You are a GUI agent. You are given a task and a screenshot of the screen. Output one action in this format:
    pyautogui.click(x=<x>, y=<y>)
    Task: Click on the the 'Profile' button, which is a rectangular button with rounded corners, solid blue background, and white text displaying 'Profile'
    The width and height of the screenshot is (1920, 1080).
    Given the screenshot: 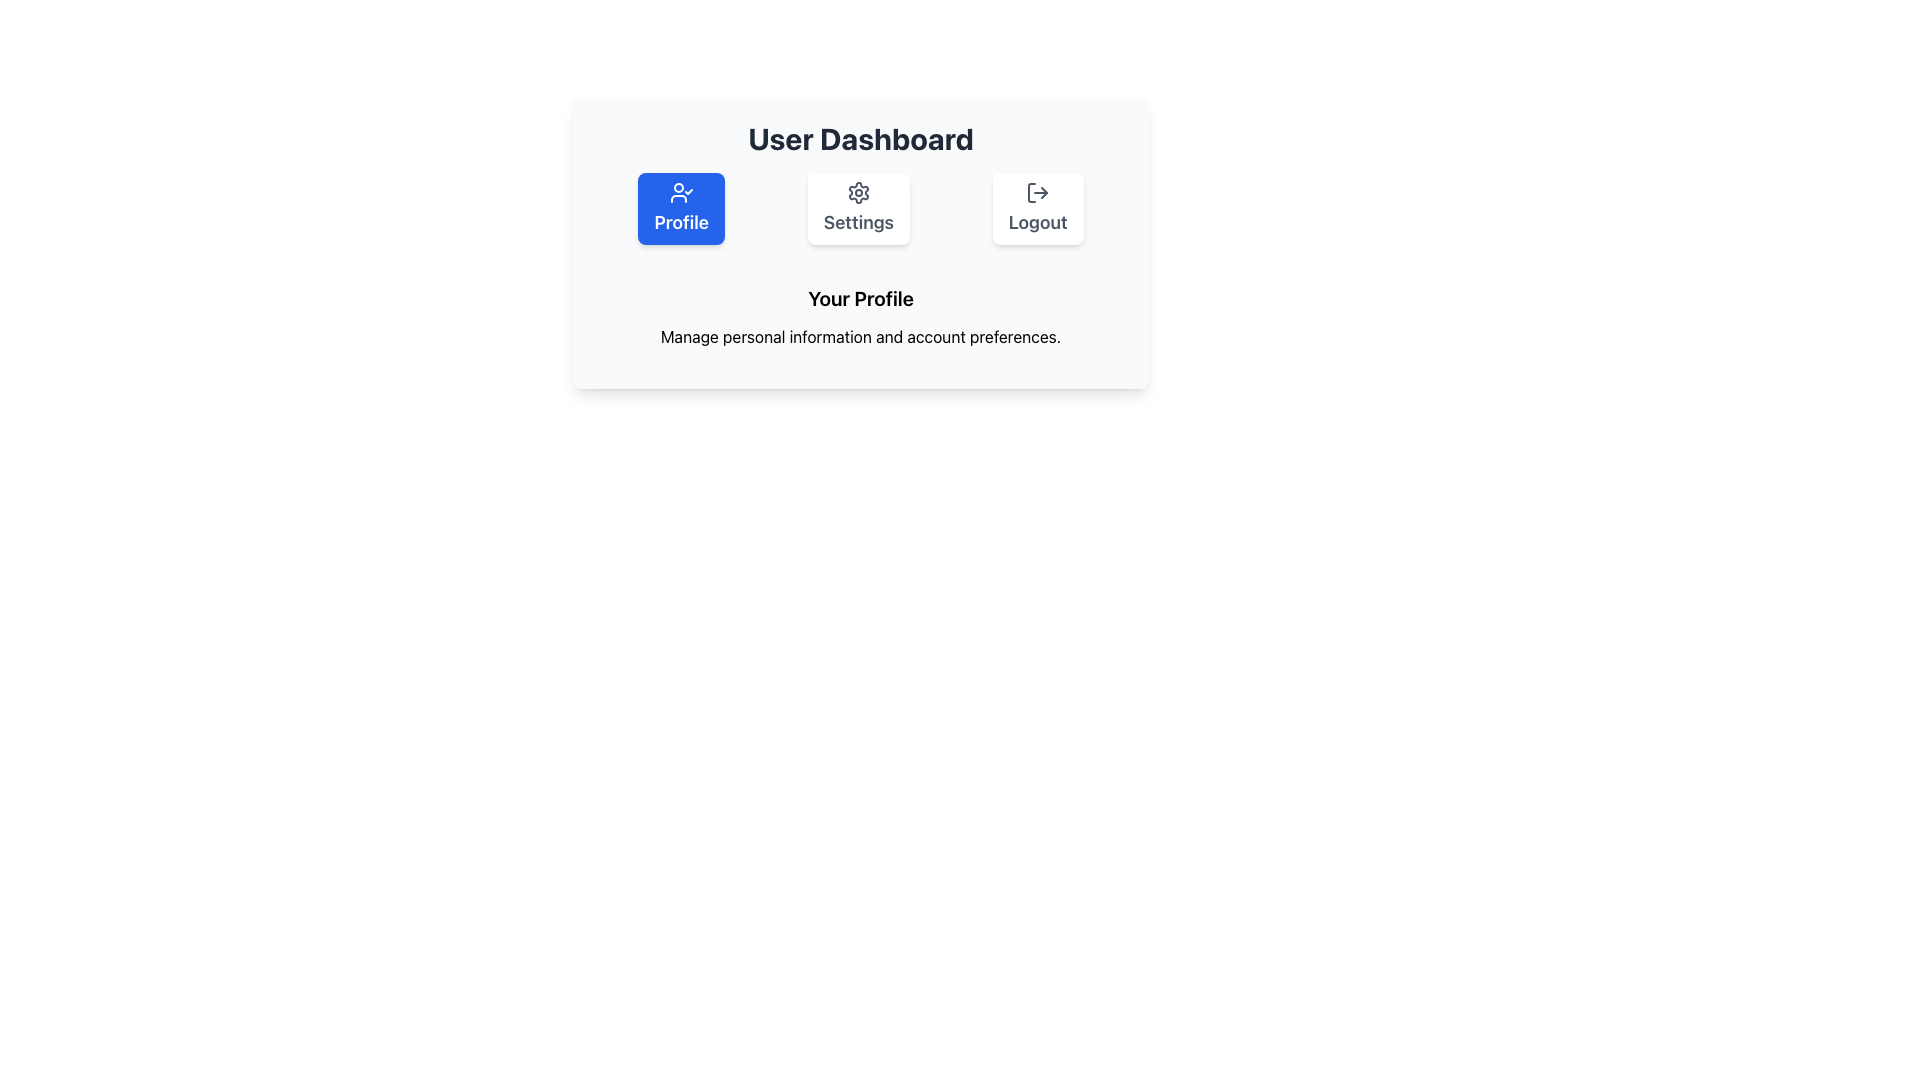 What is the action you would take?
    pyautogui.click(x=681, y=208)
    